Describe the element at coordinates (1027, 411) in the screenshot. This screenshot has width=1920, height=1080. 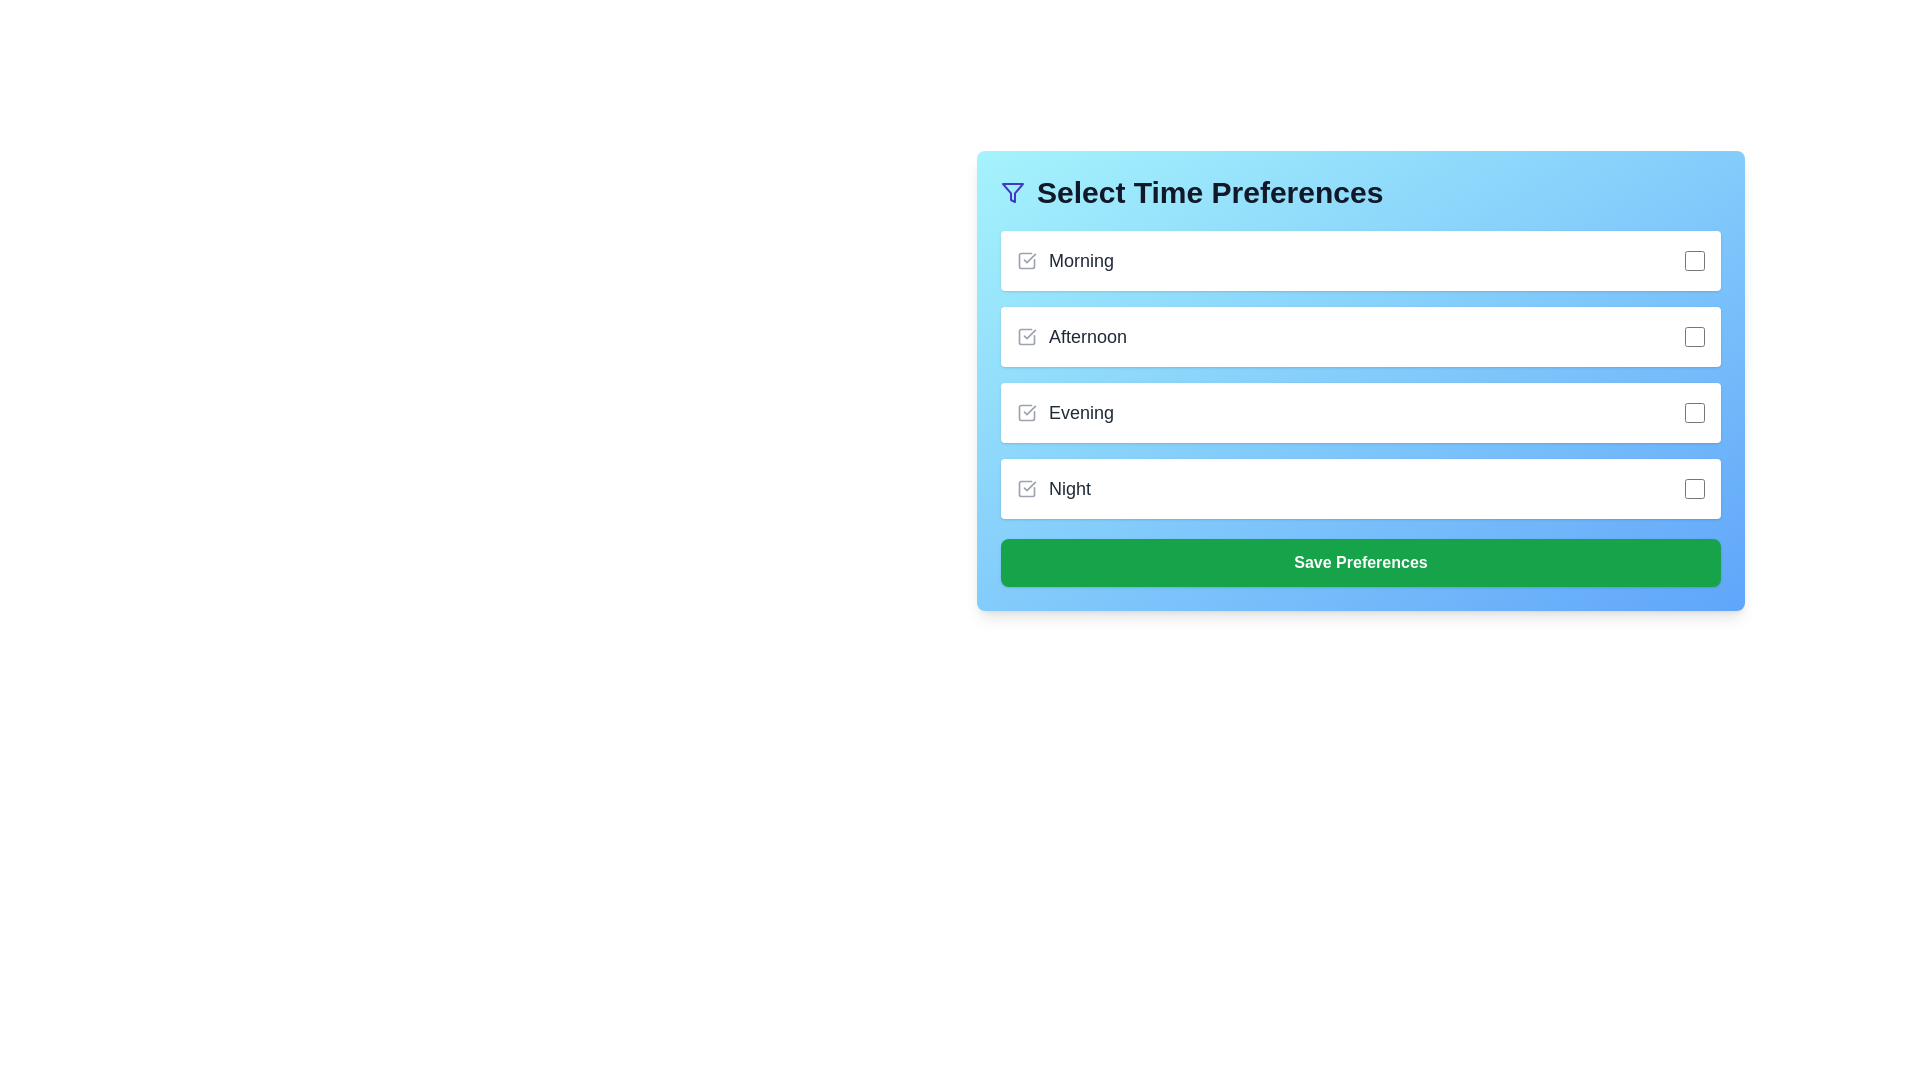
I see `the checkbox with a gray checkmark adjacent to the label 'Evening'` at that location.